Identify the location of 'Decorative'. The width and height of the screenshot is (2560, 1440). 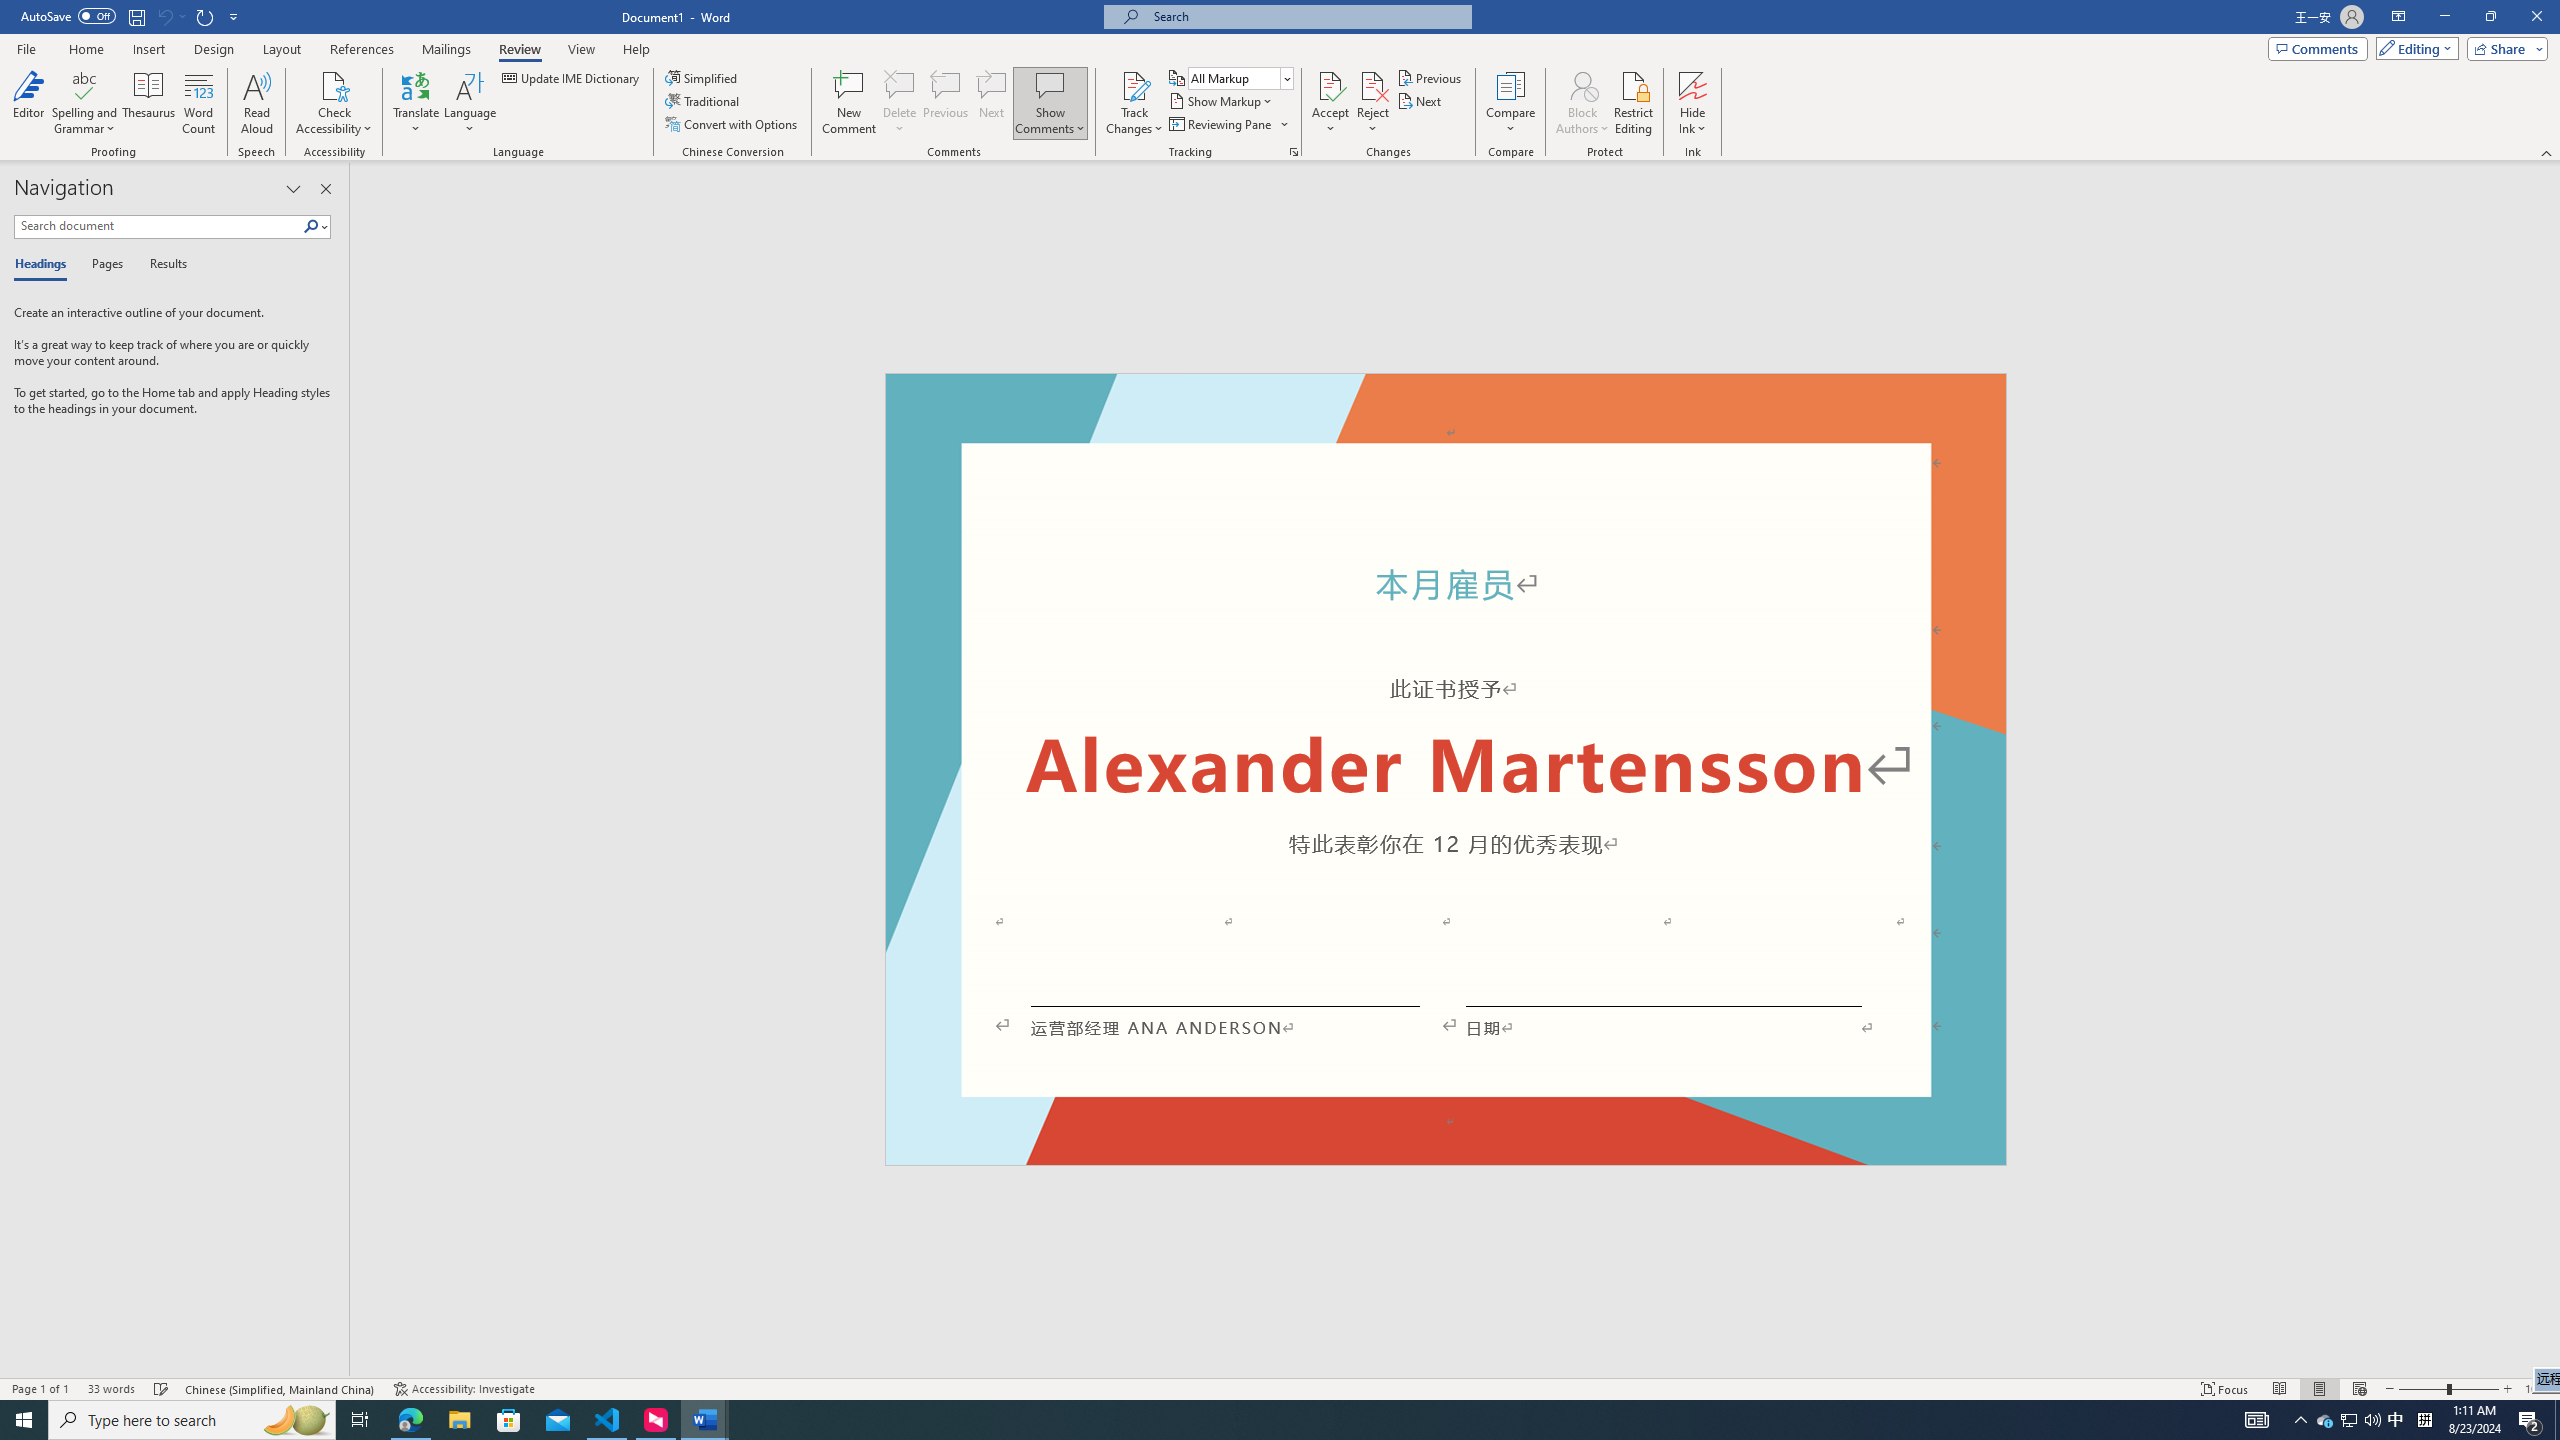
(1446, 769).